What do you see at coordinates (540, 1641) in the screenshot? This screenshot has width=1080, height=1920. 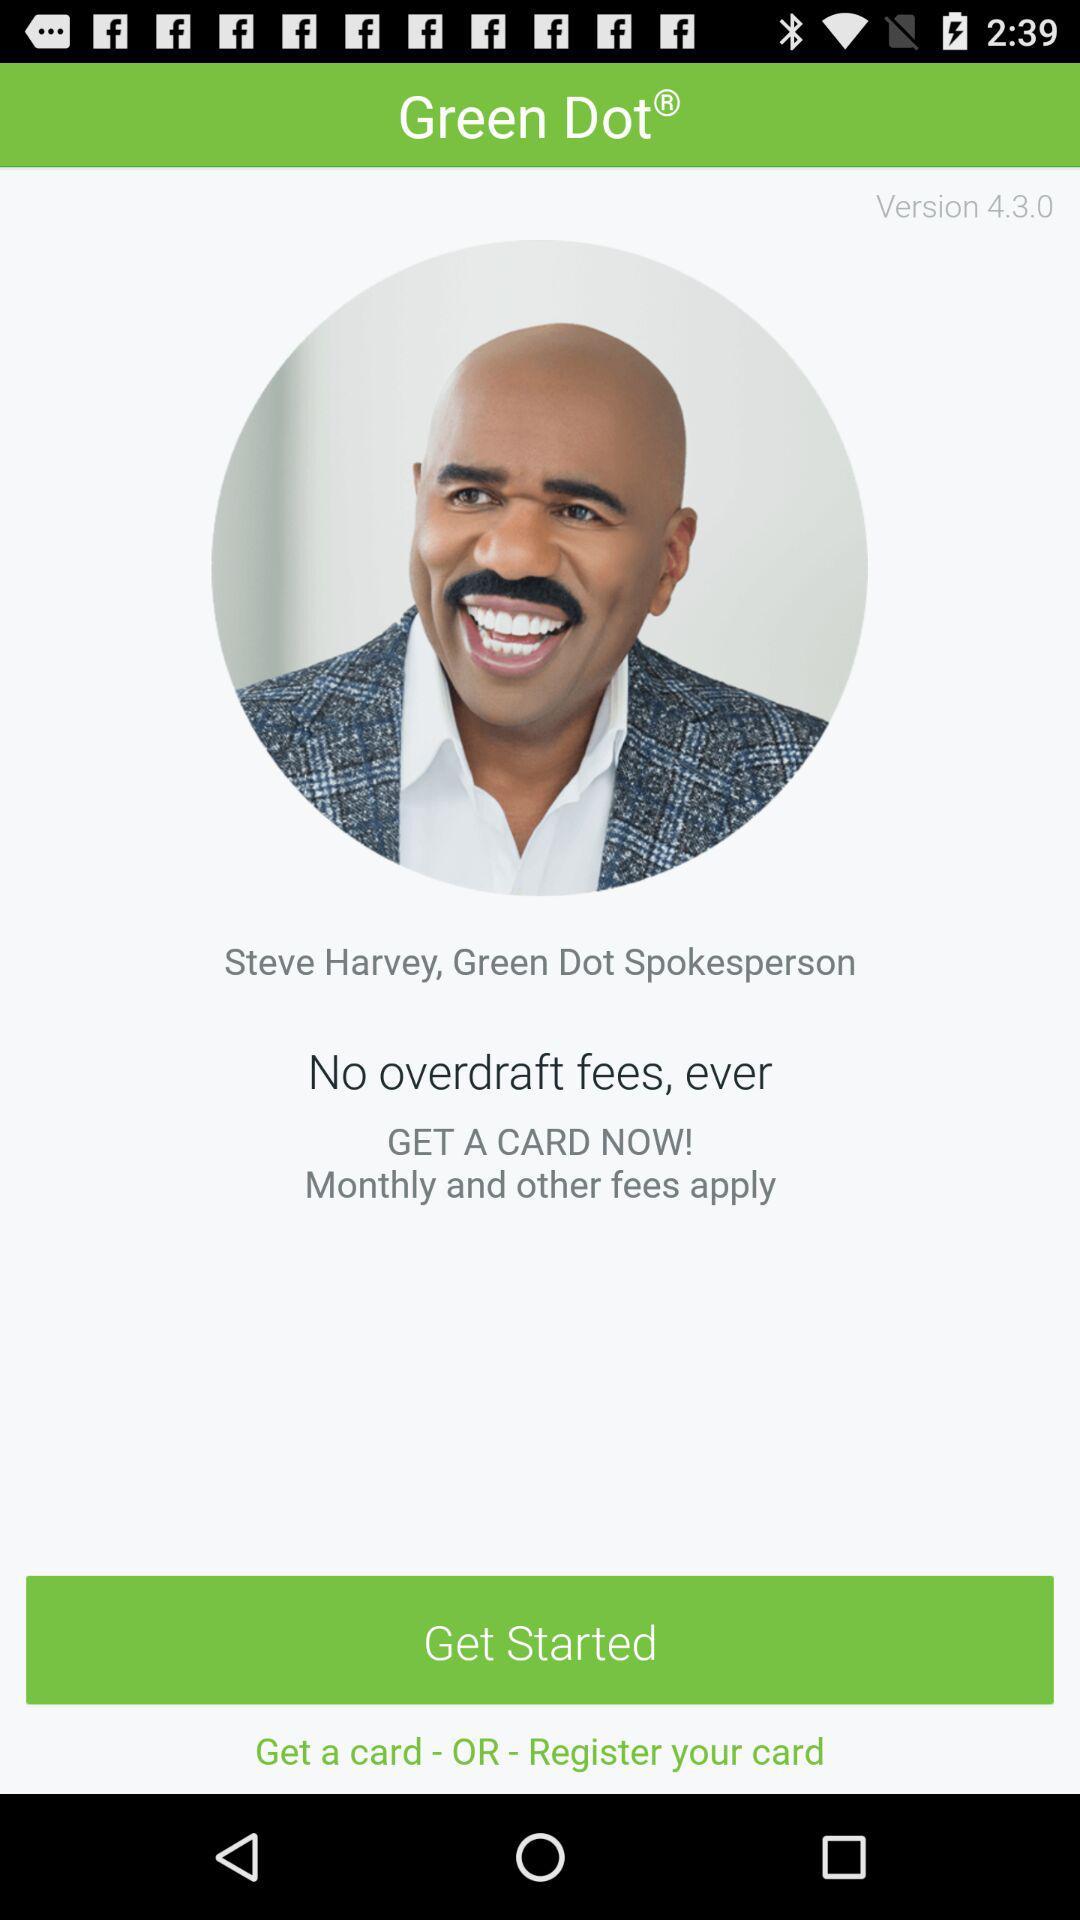 I see `get started` at bounding box center [540, 1641].